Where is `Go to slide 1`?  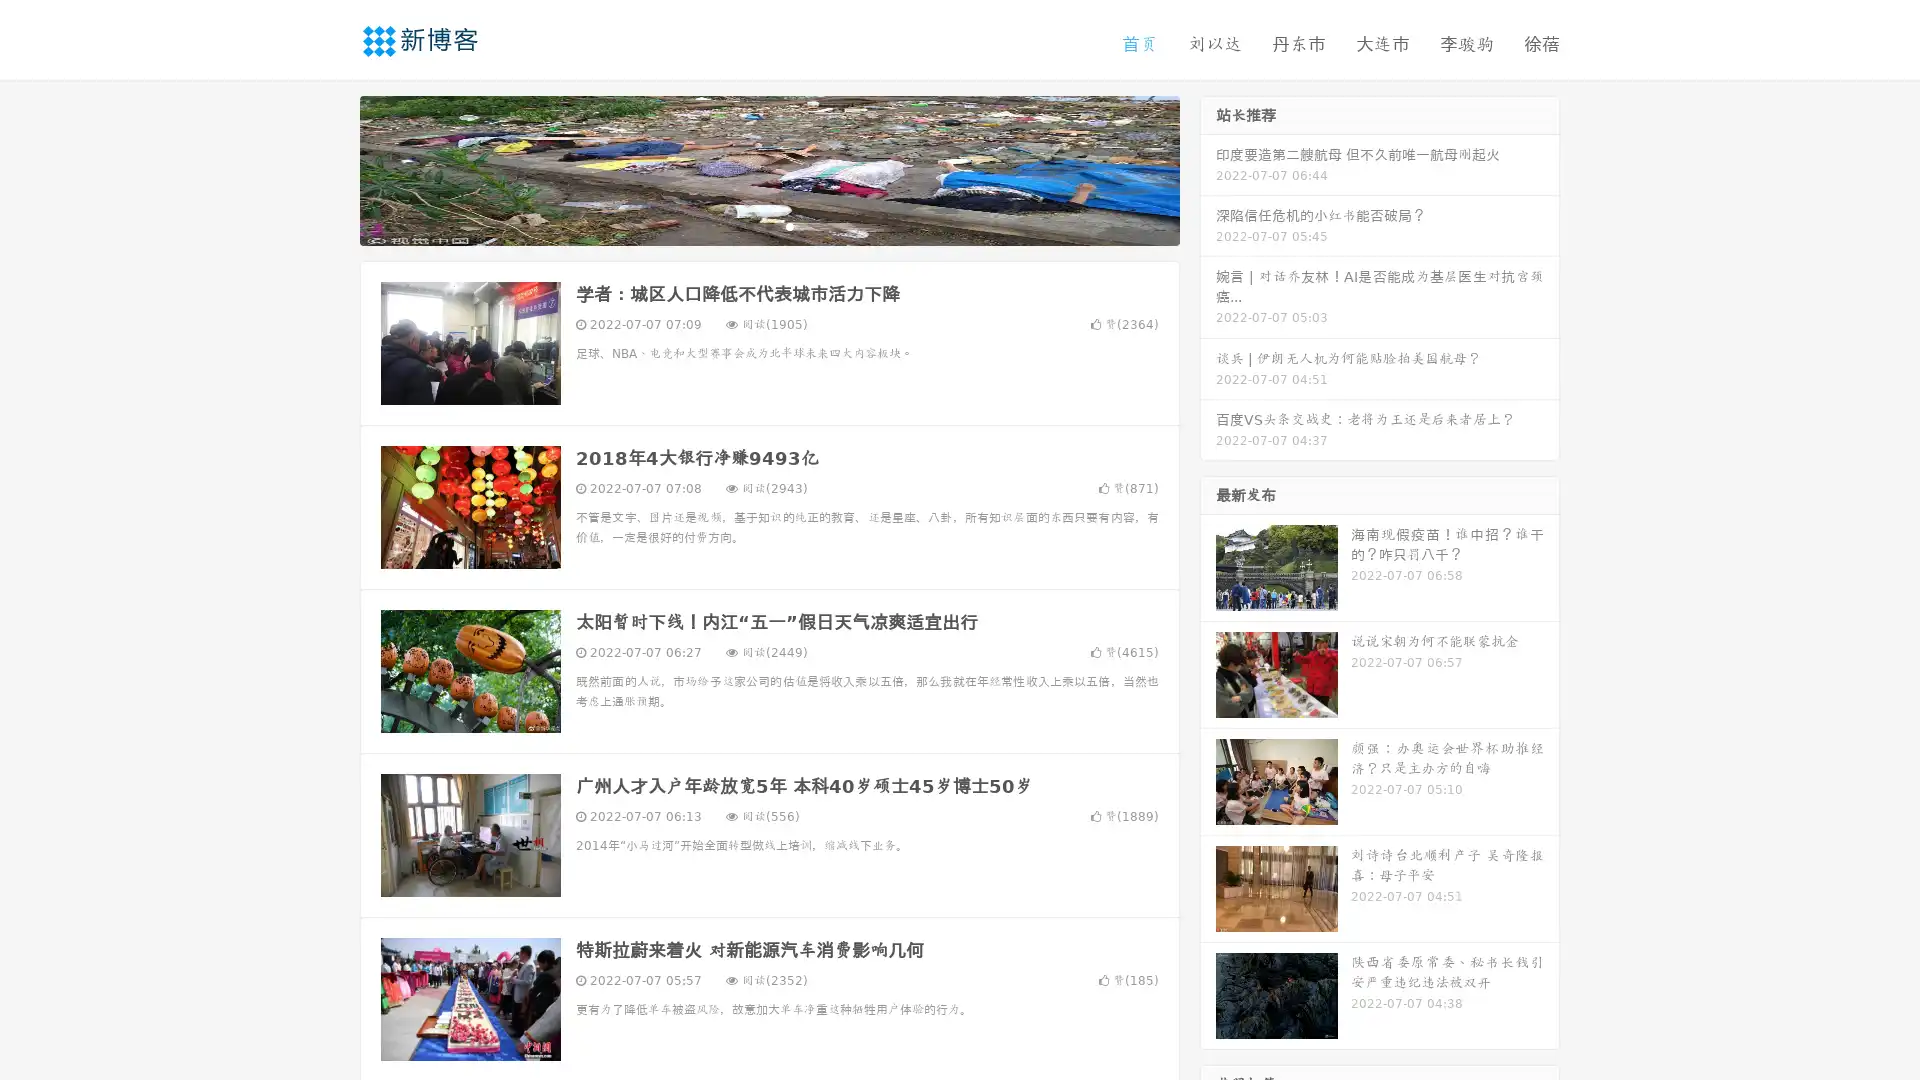
Go to slide 1 is located at coordinates (748, 225).